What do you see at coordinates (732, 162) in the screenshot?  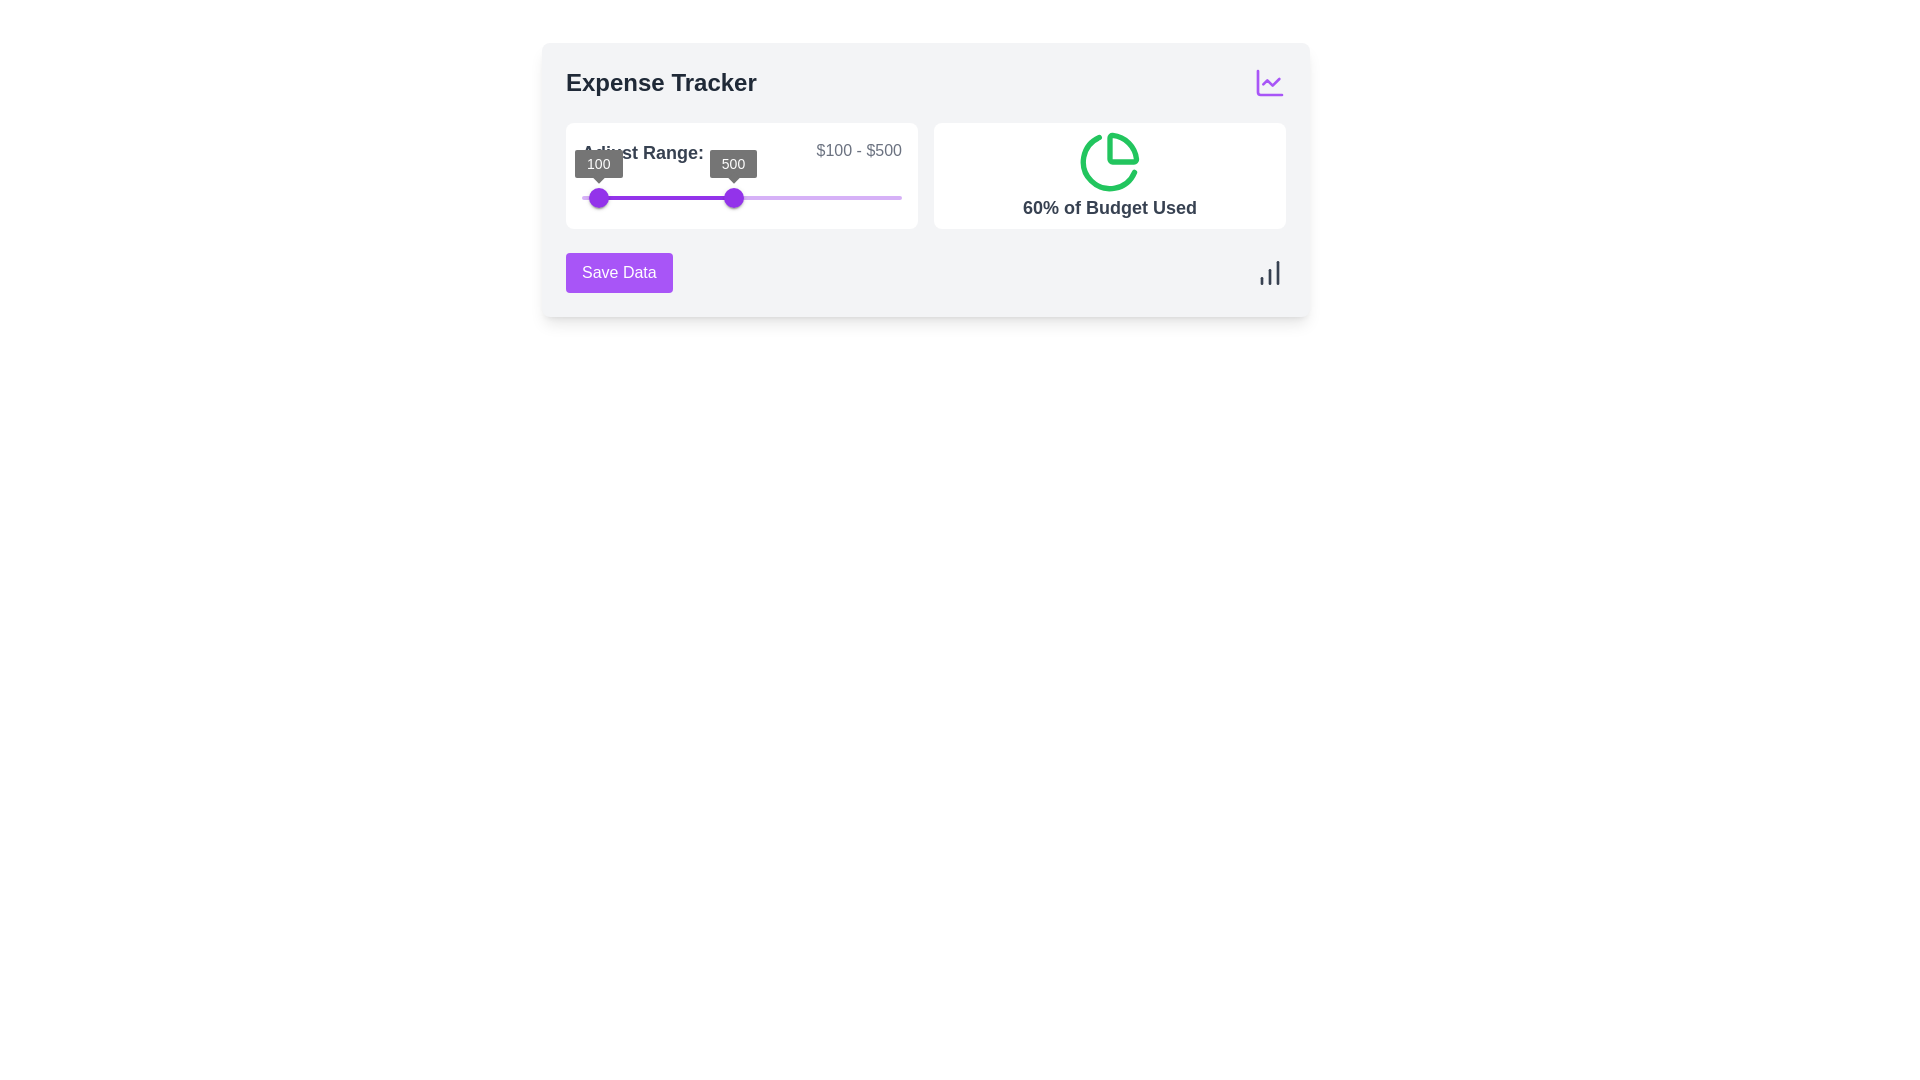 I see `the numeric value '500' displayed in white text above the second slider handle of the 'Adjust Range' slider as it changes with slider adjustments` at bounding box center [732, 162].